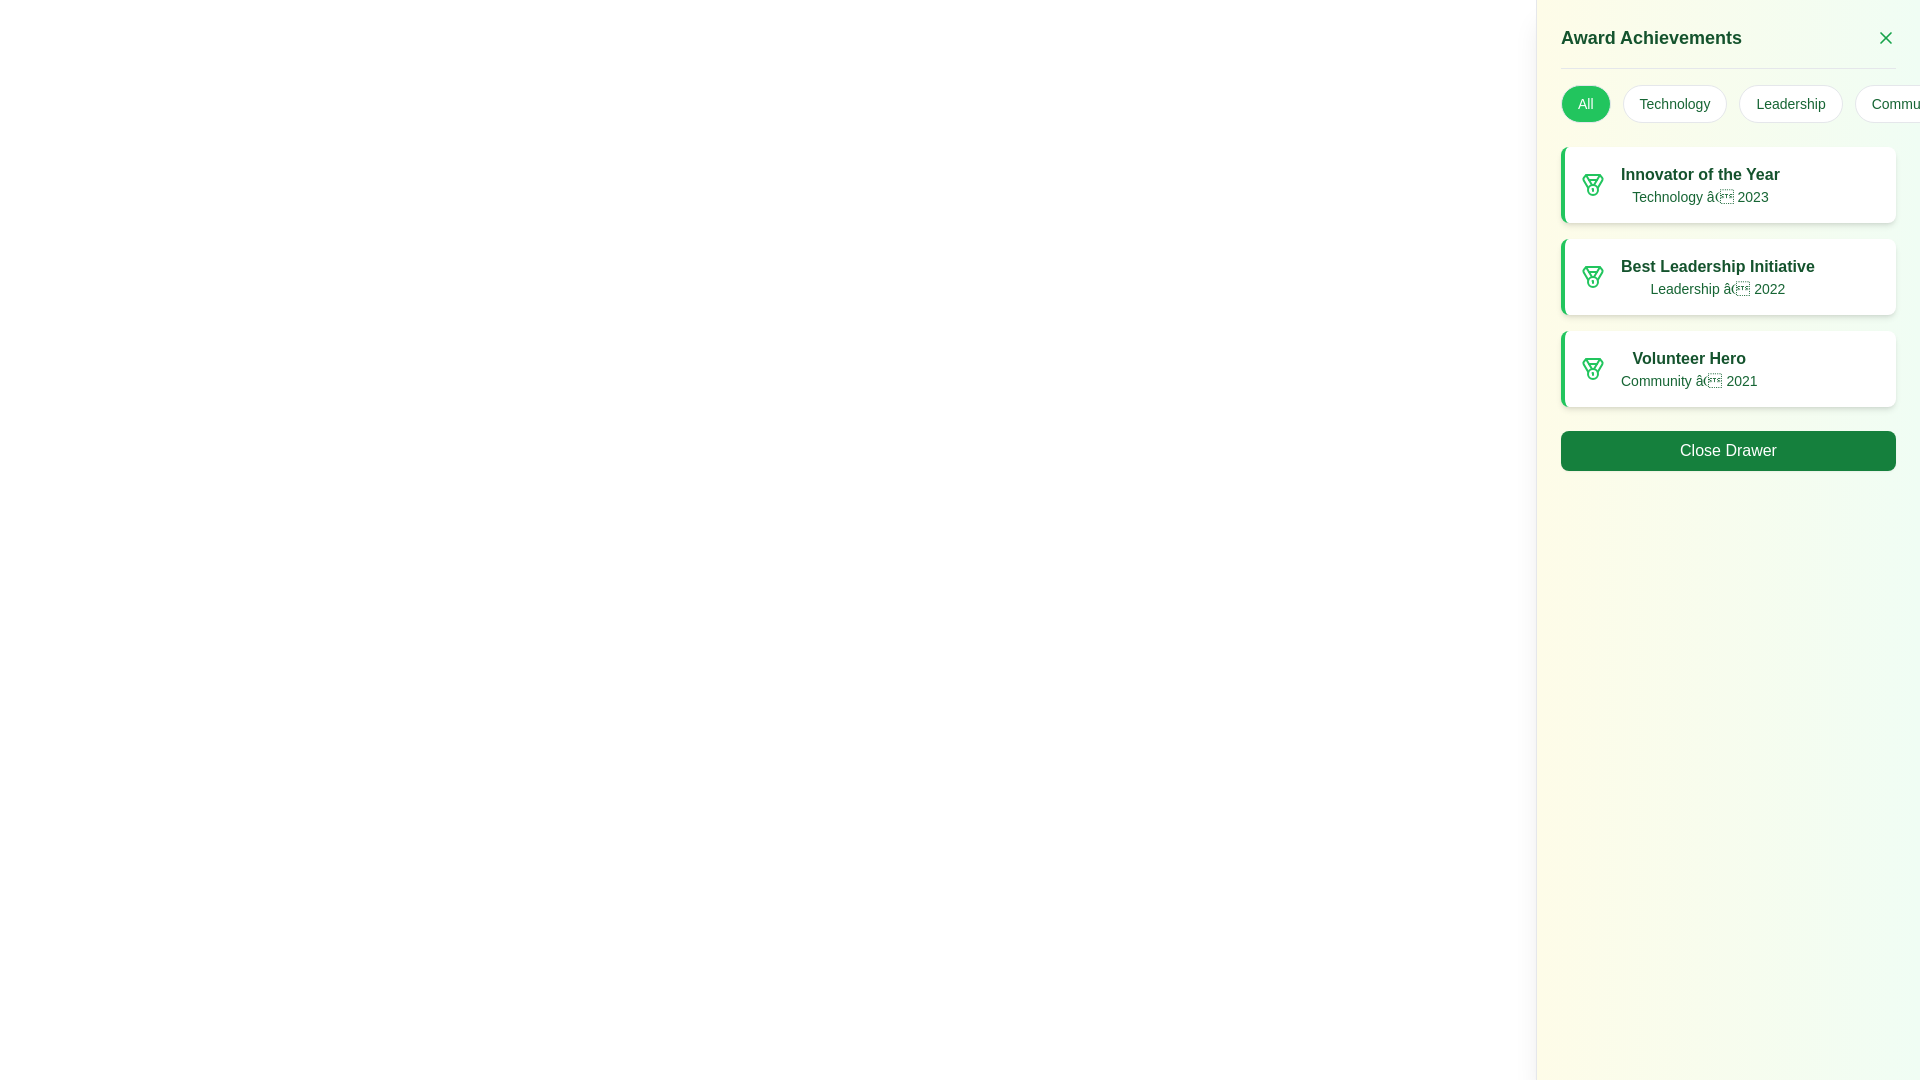 The image size is (1920, 1080). I want to click on the text label displaying 'Leadership – 2022' styled in a small green font, which is located within the second card under the main heading 'Best Leadership Initiative', so click(1717, 289).